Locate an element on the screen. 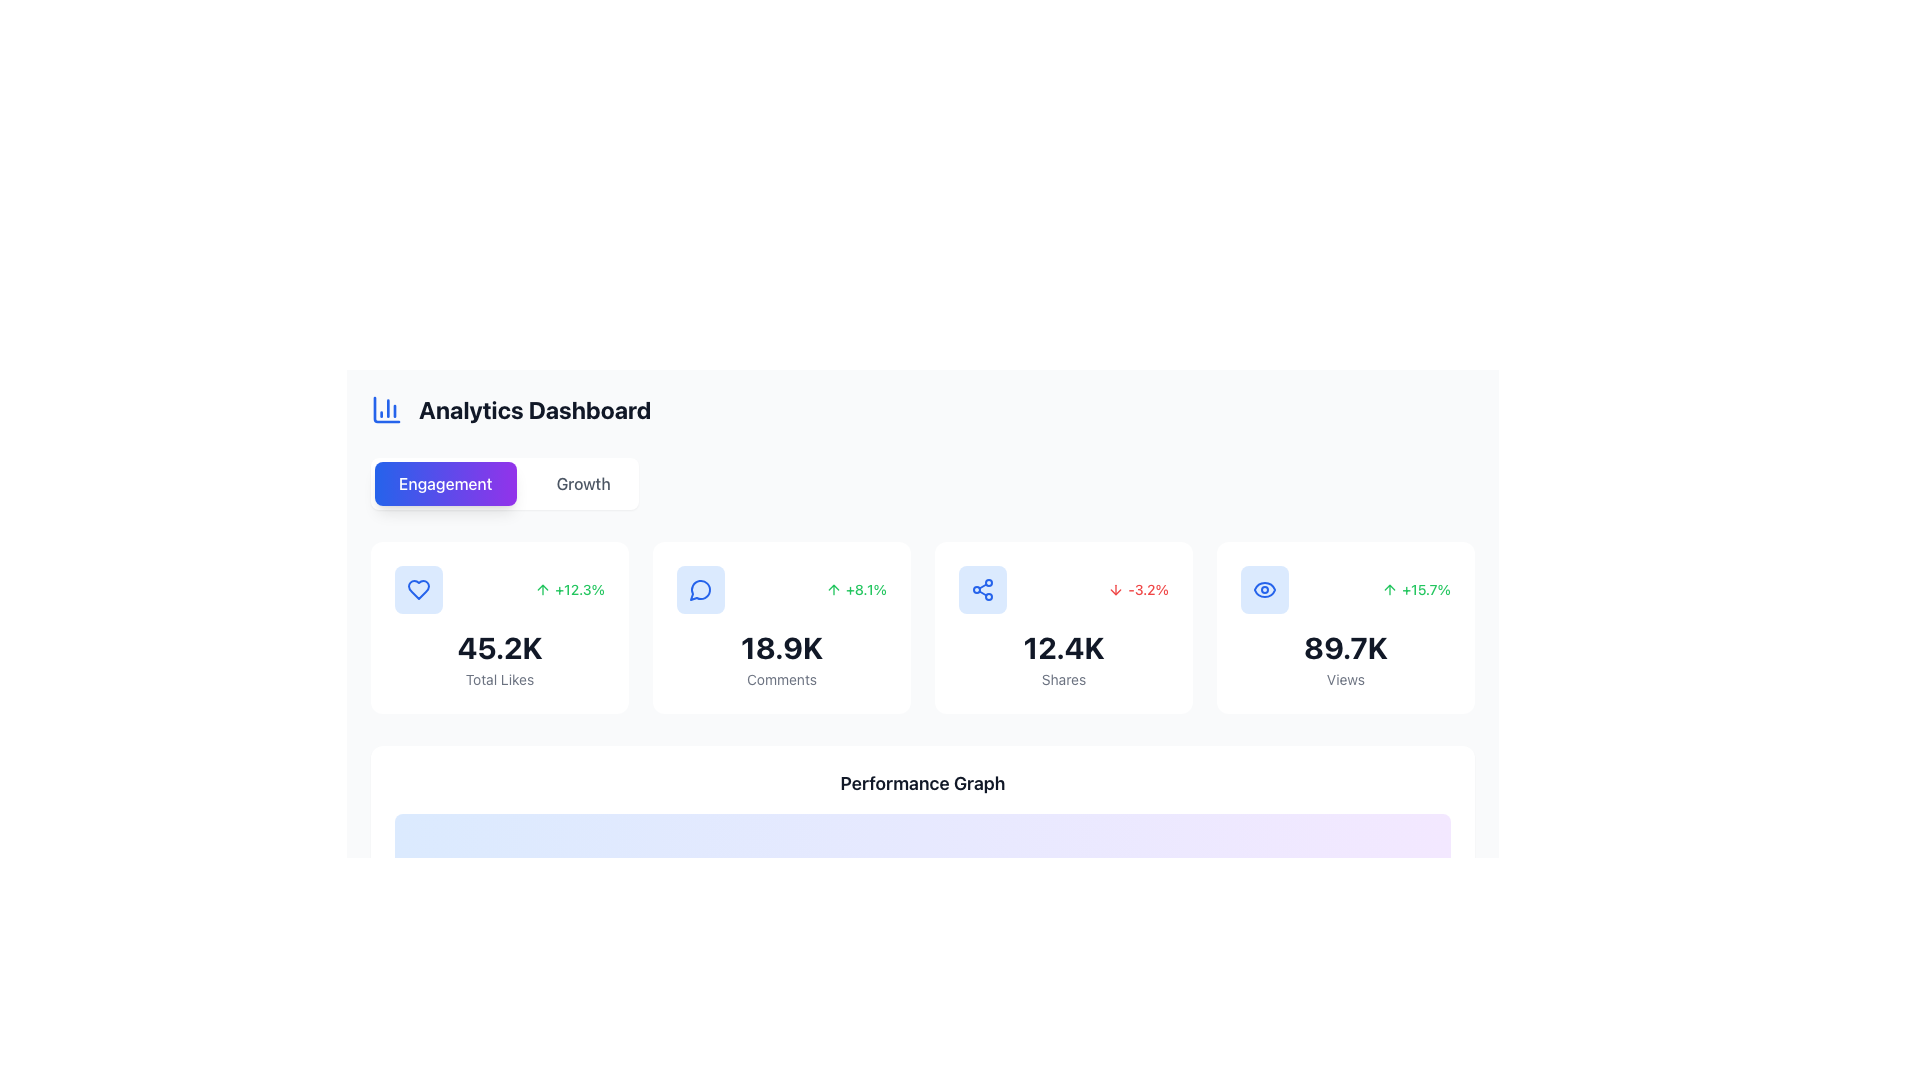  the circular icon resembling a speech bubble located at the top left corner of the card labeled '18.9K Comments' under the 'Engagement' tab is located at coordinates (700, 589).